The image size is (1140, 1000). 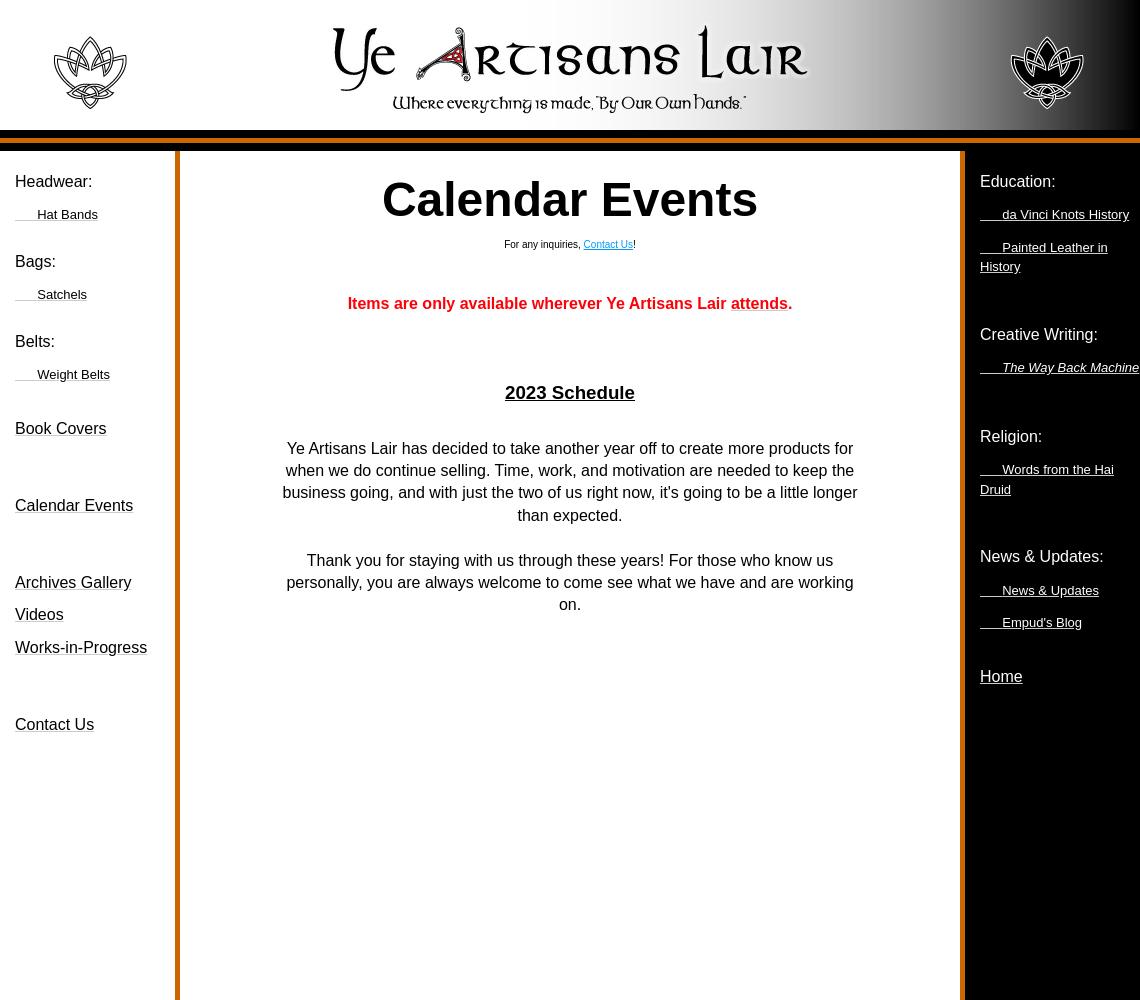 I want to click on 'The Way Back Machine', so click(x=1069, y=366).